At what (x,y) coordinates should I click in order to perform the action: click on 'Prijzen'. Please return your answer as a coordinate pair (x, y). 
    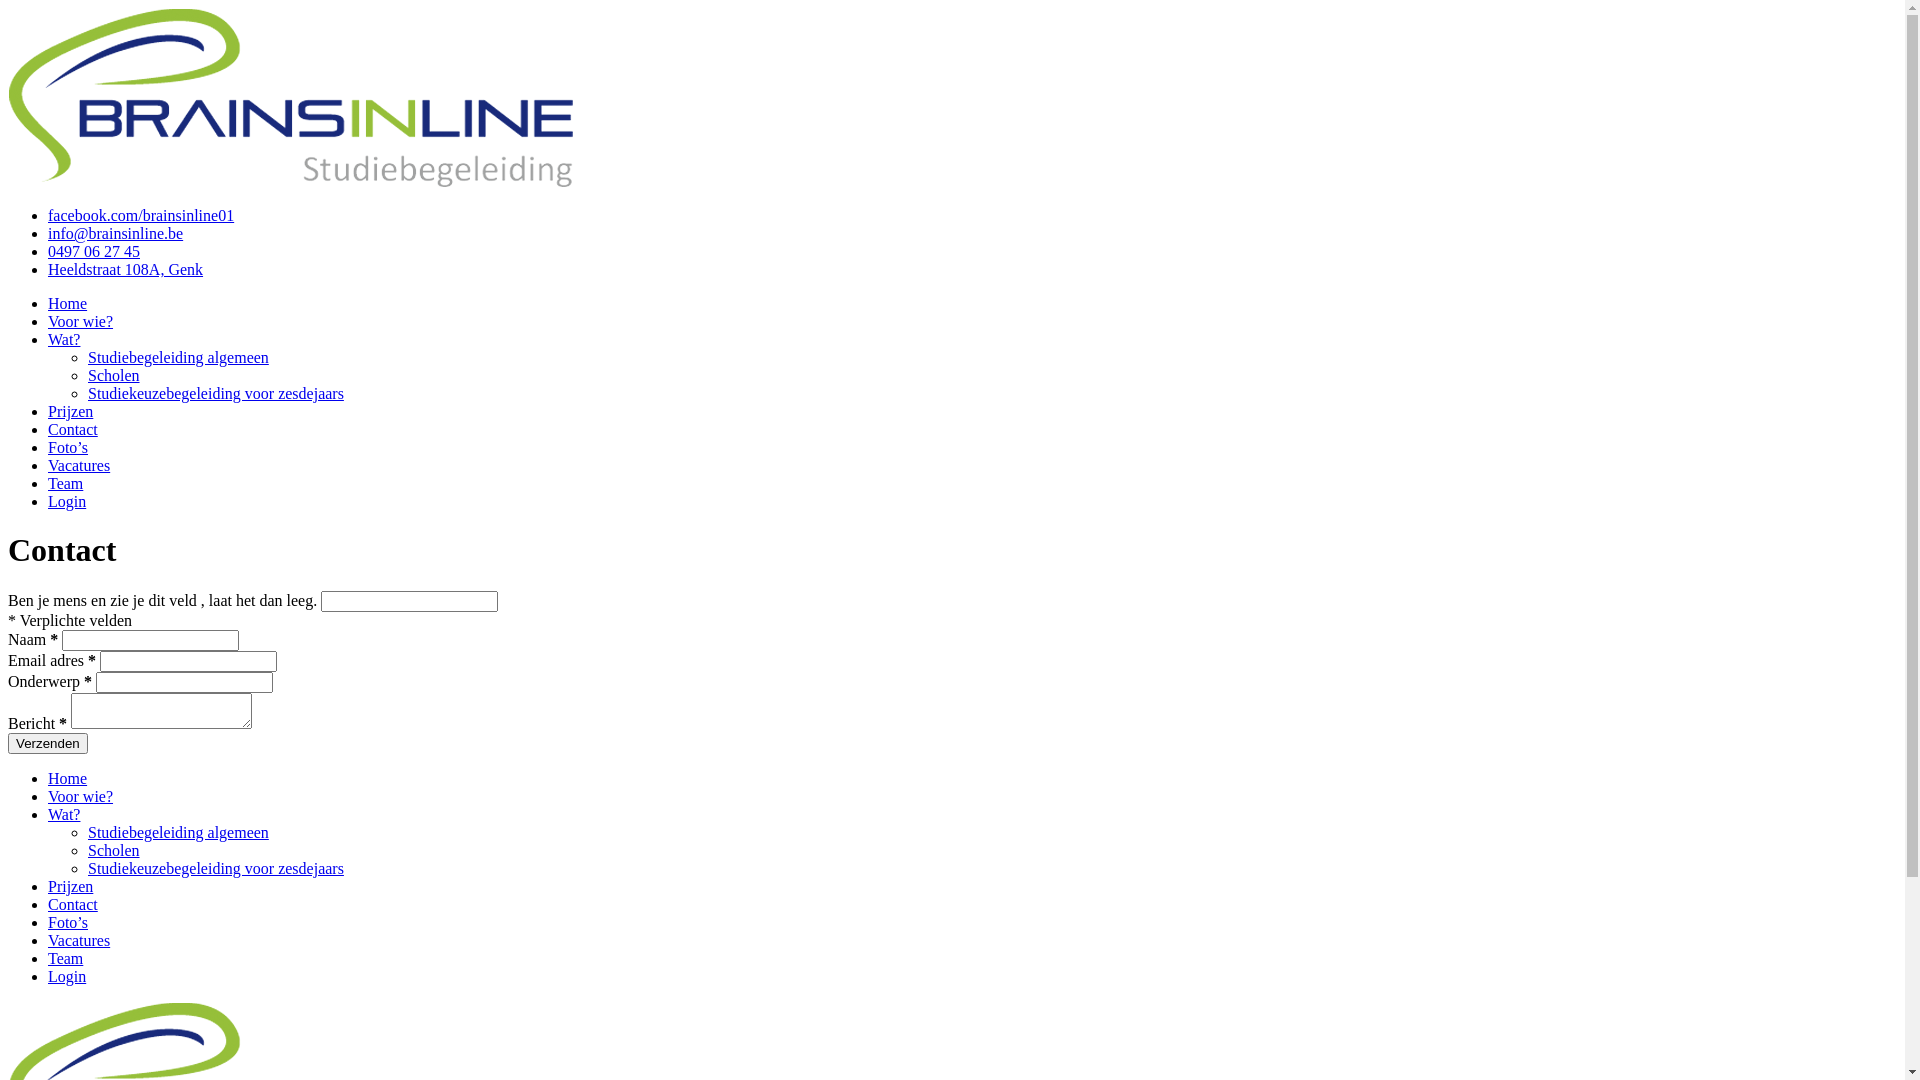
    Looking at the image, I should click on (70, 885).